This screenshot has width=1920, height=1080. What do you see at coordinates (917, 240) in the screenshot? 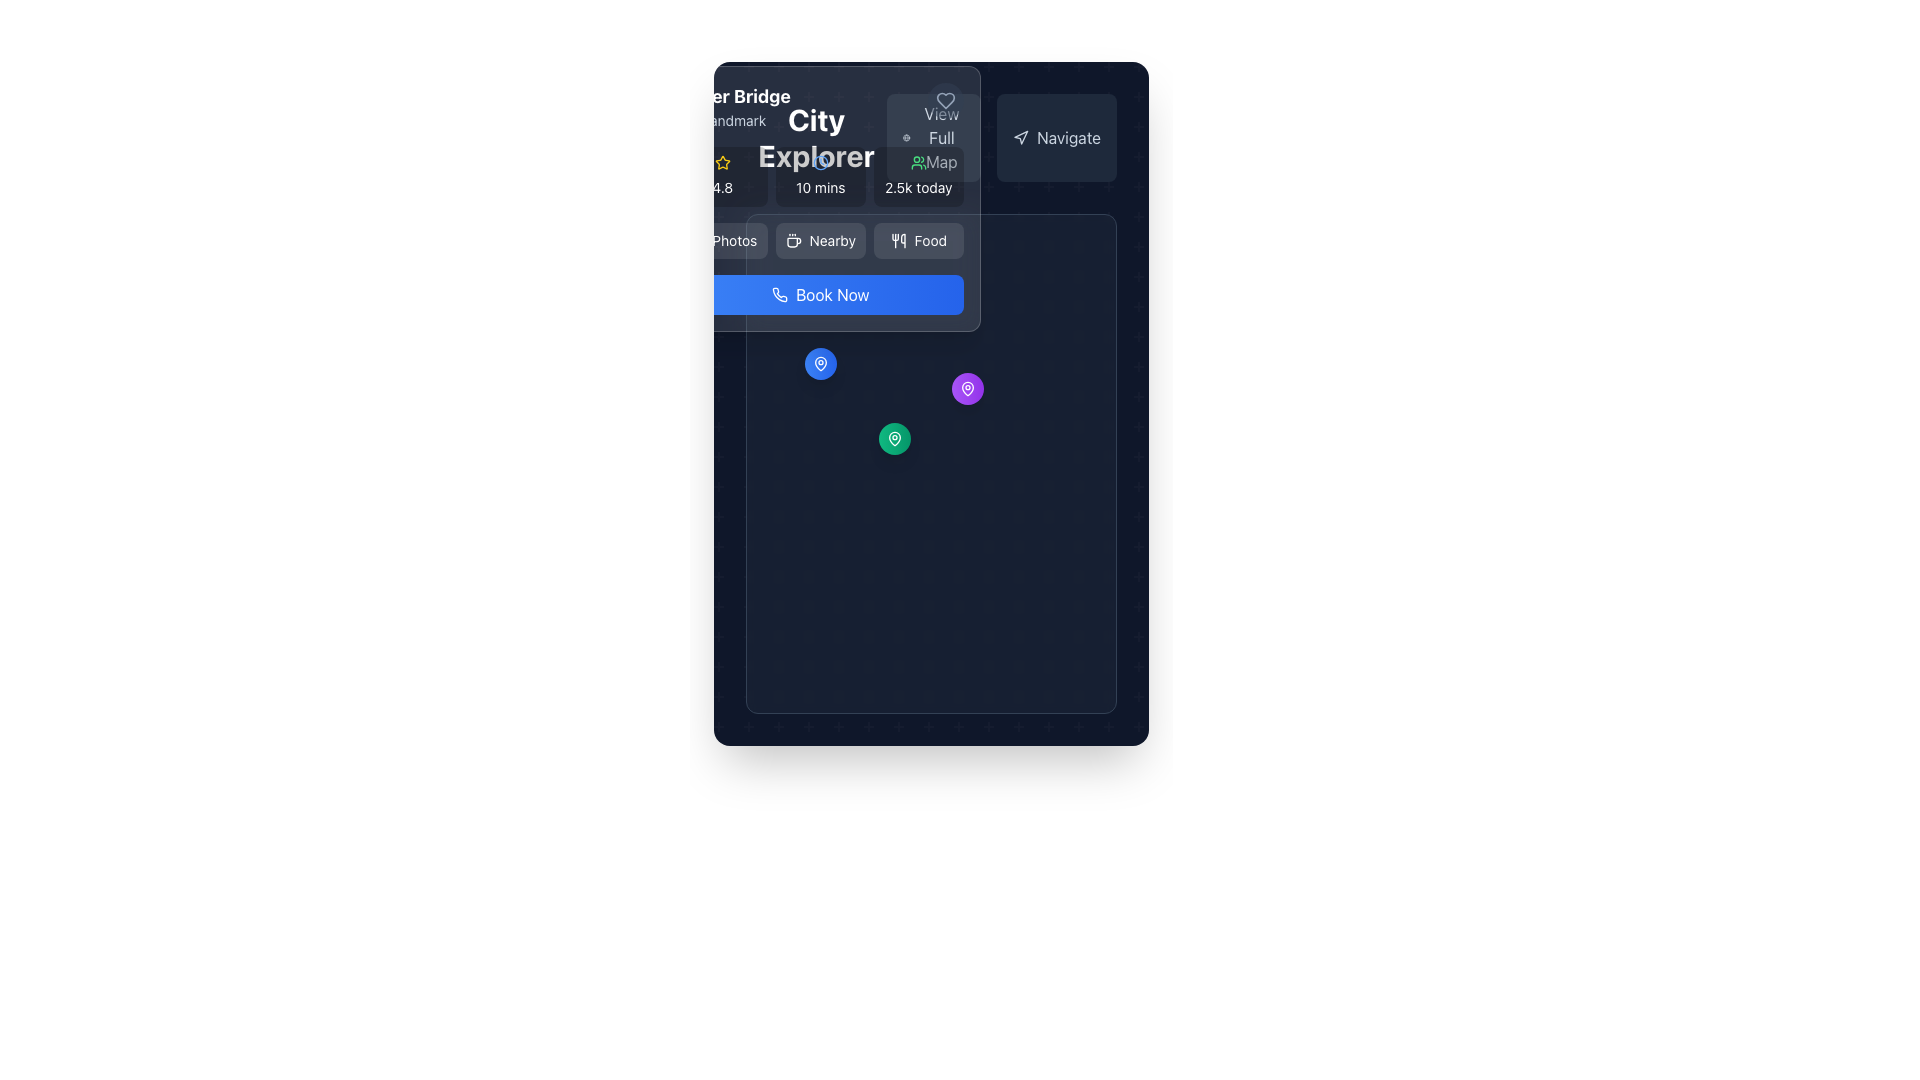
I see `the 'Food' button, which is the fourth button in a horizontal alignment, featuring a fork and knife icon on the left and a dark background that lightens on hover` at bounding box center [917, 240].